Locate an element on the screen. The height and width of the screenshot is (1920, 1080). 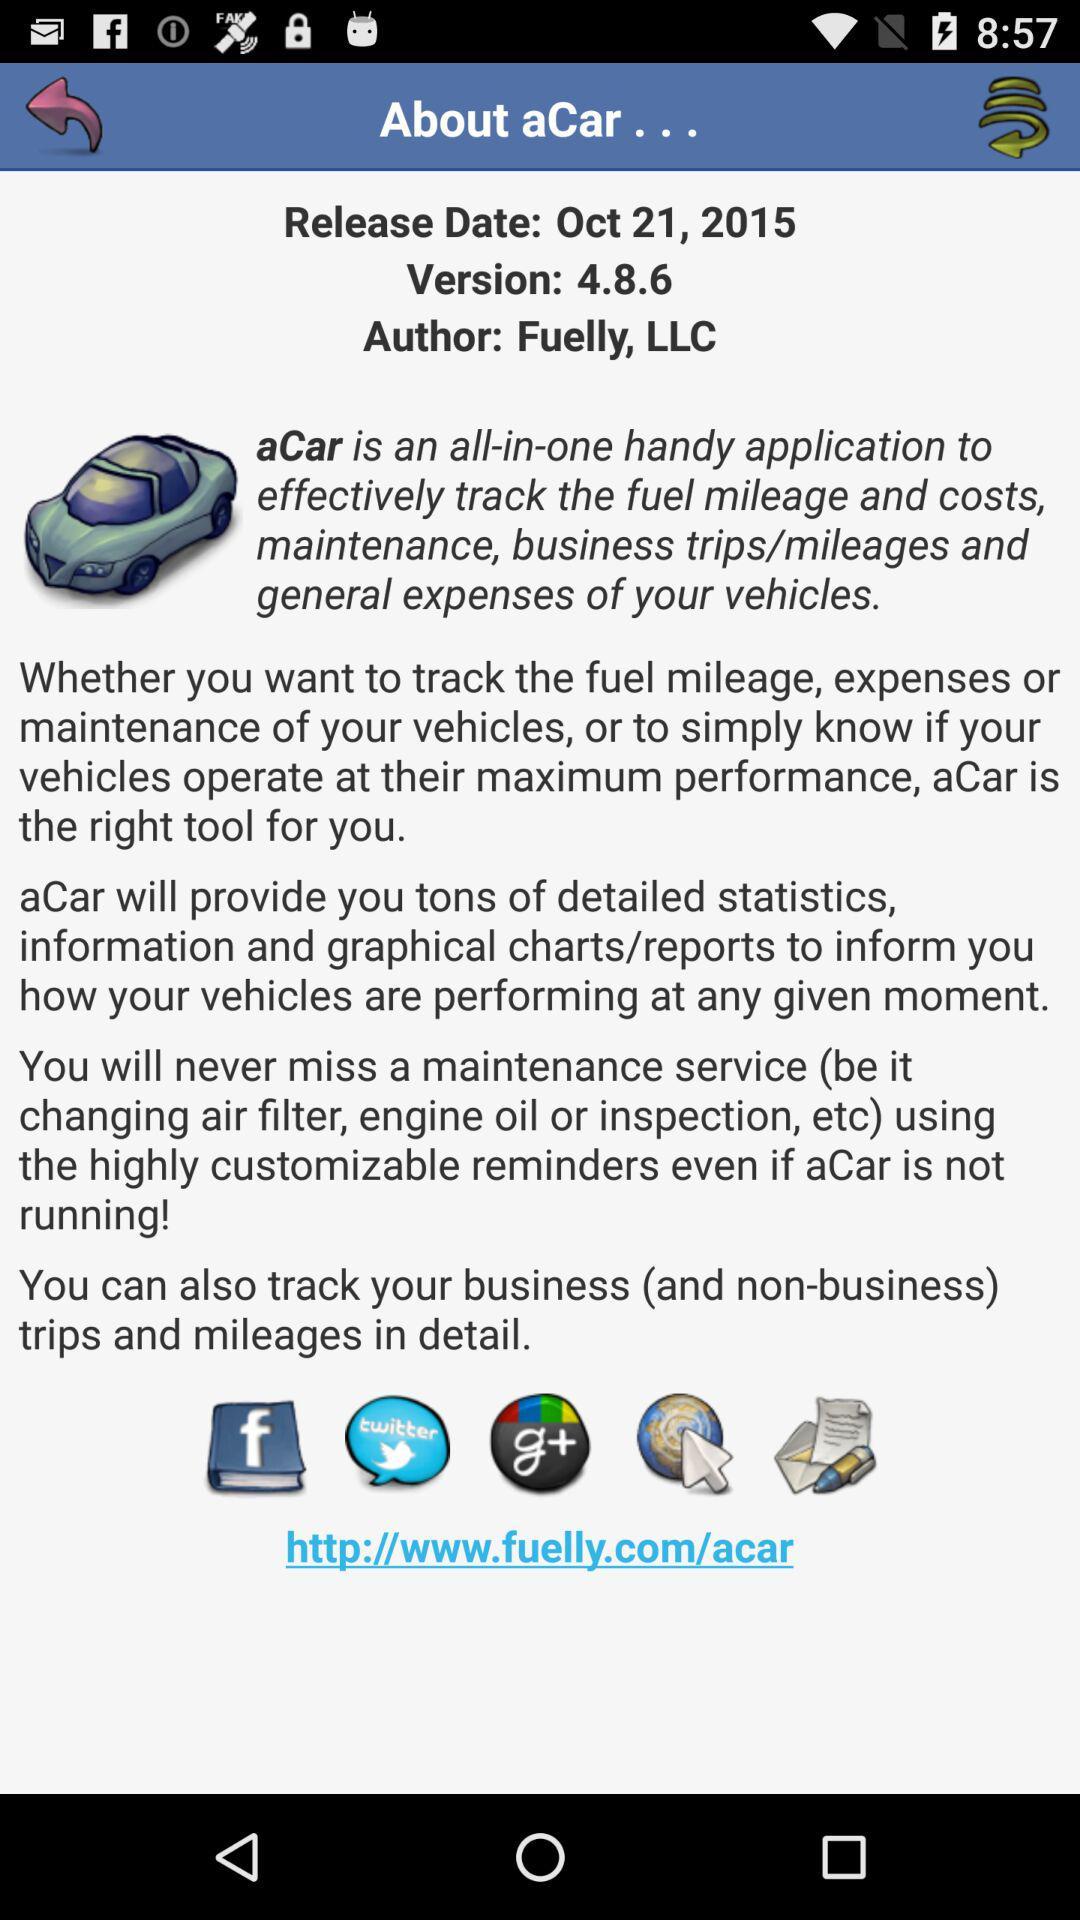
the app above http www fuelly app is located at coordinates (825, 1445).